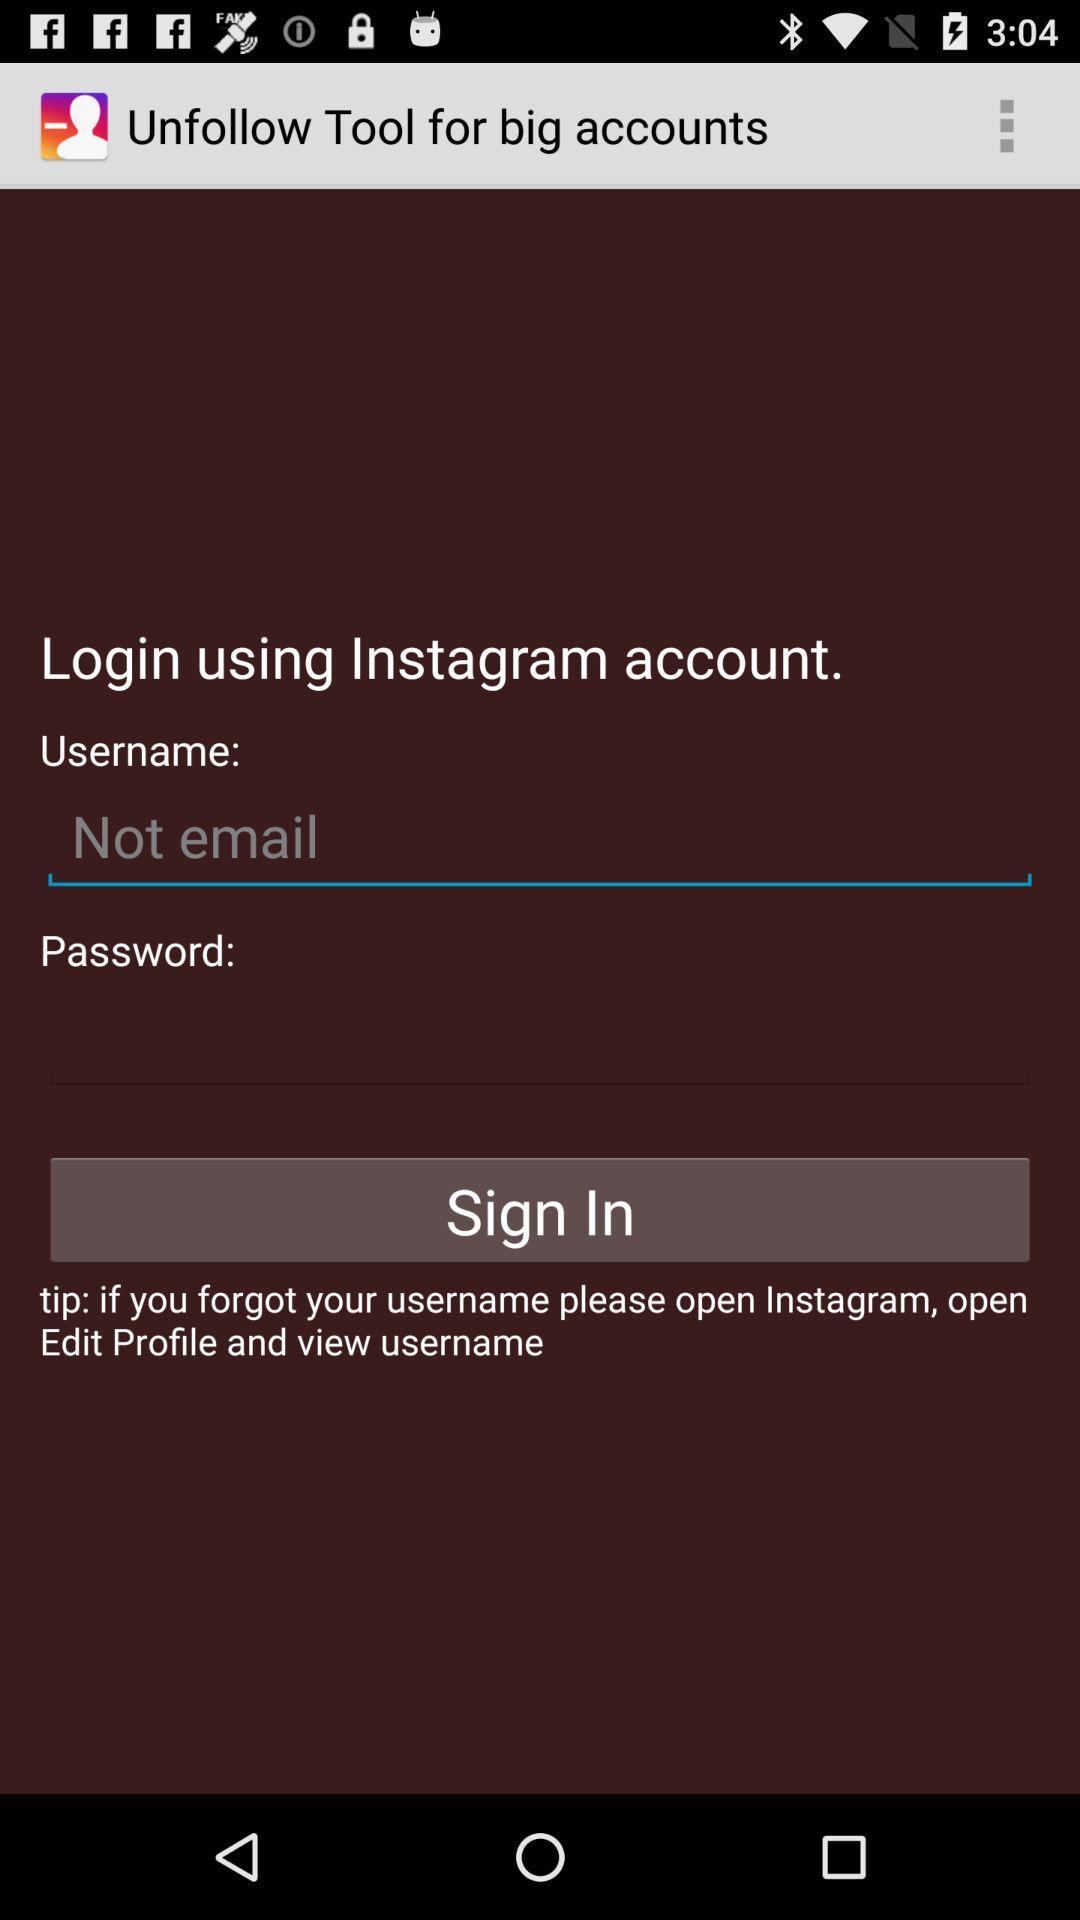 This screenshot has width=1080, height=1920. Describe the element at coordinates (540, 1036) in the screenshot. I see `password` at that location.